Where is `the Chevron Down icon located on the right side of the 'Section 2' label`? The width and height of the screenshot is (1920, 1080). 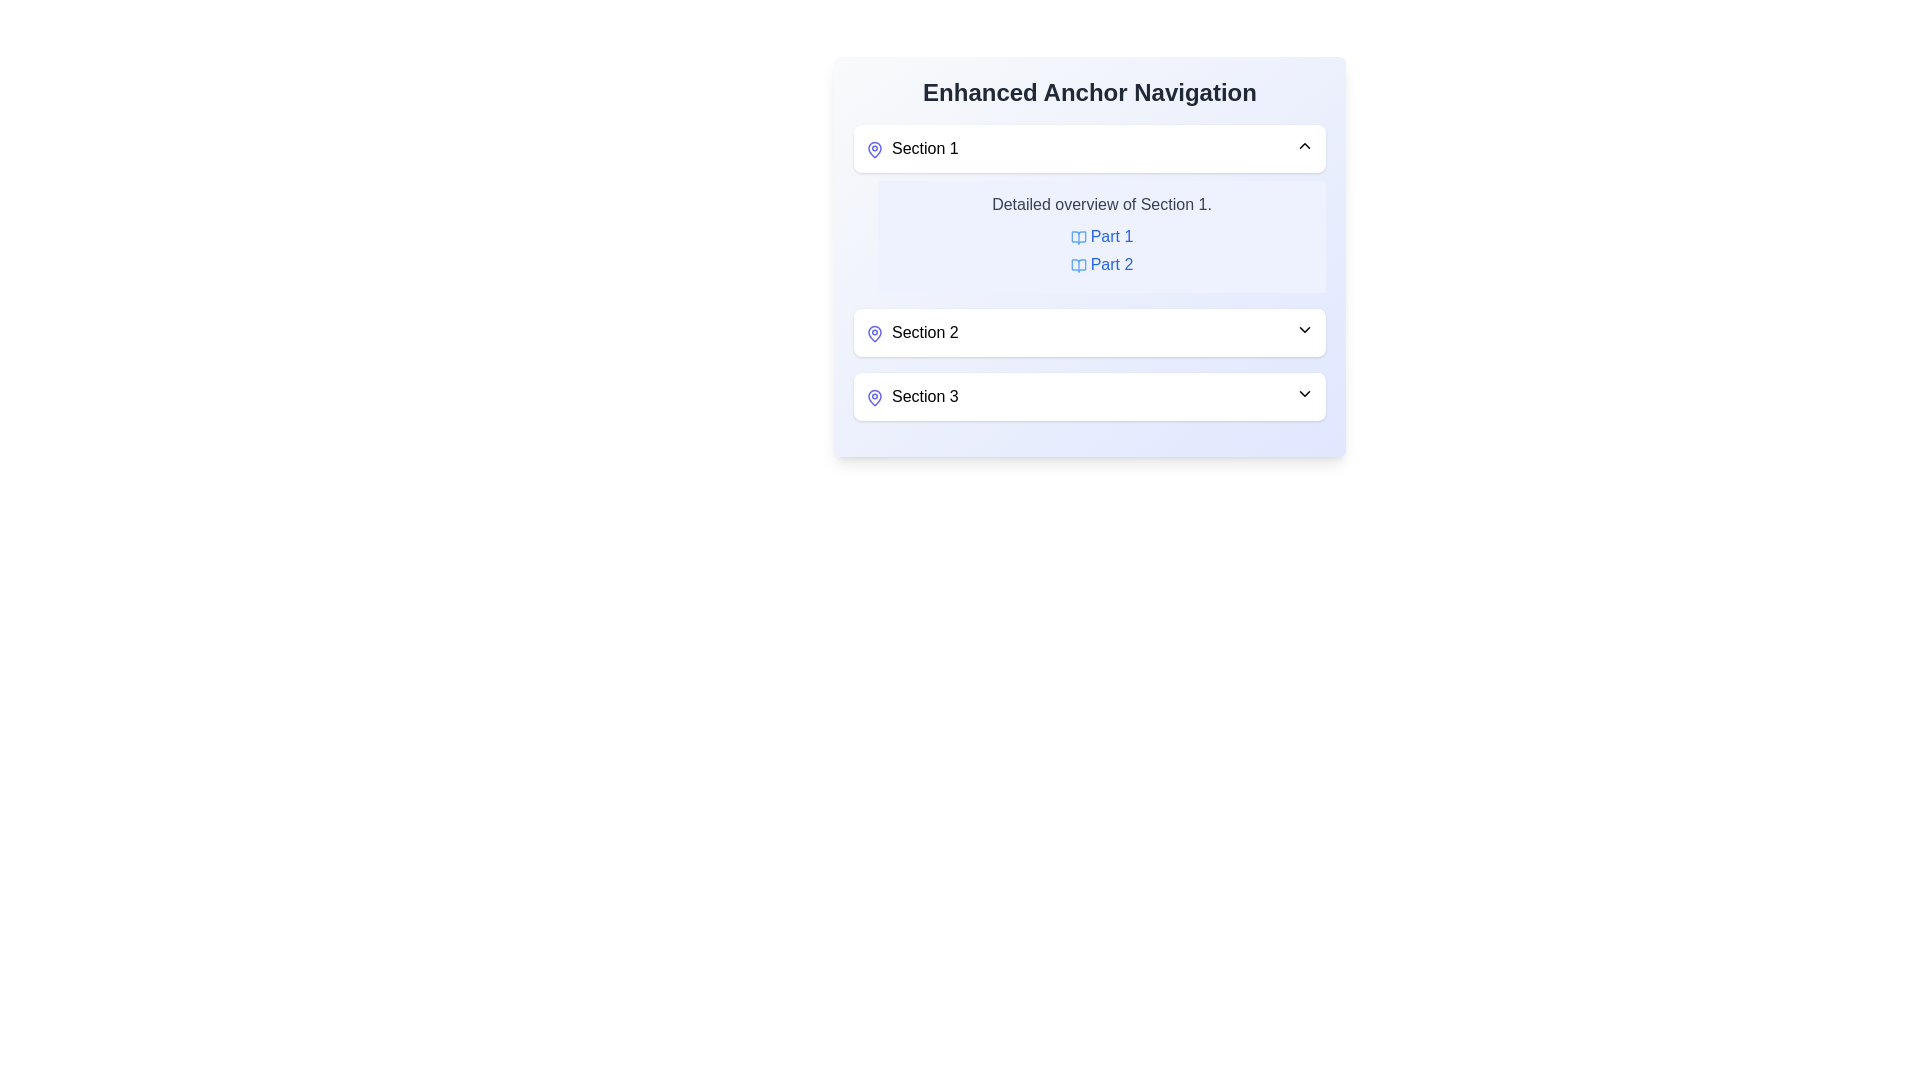
the Chevron Down icon located on the right side of the 'Section 2' label is located at coordinates (1305, 329).